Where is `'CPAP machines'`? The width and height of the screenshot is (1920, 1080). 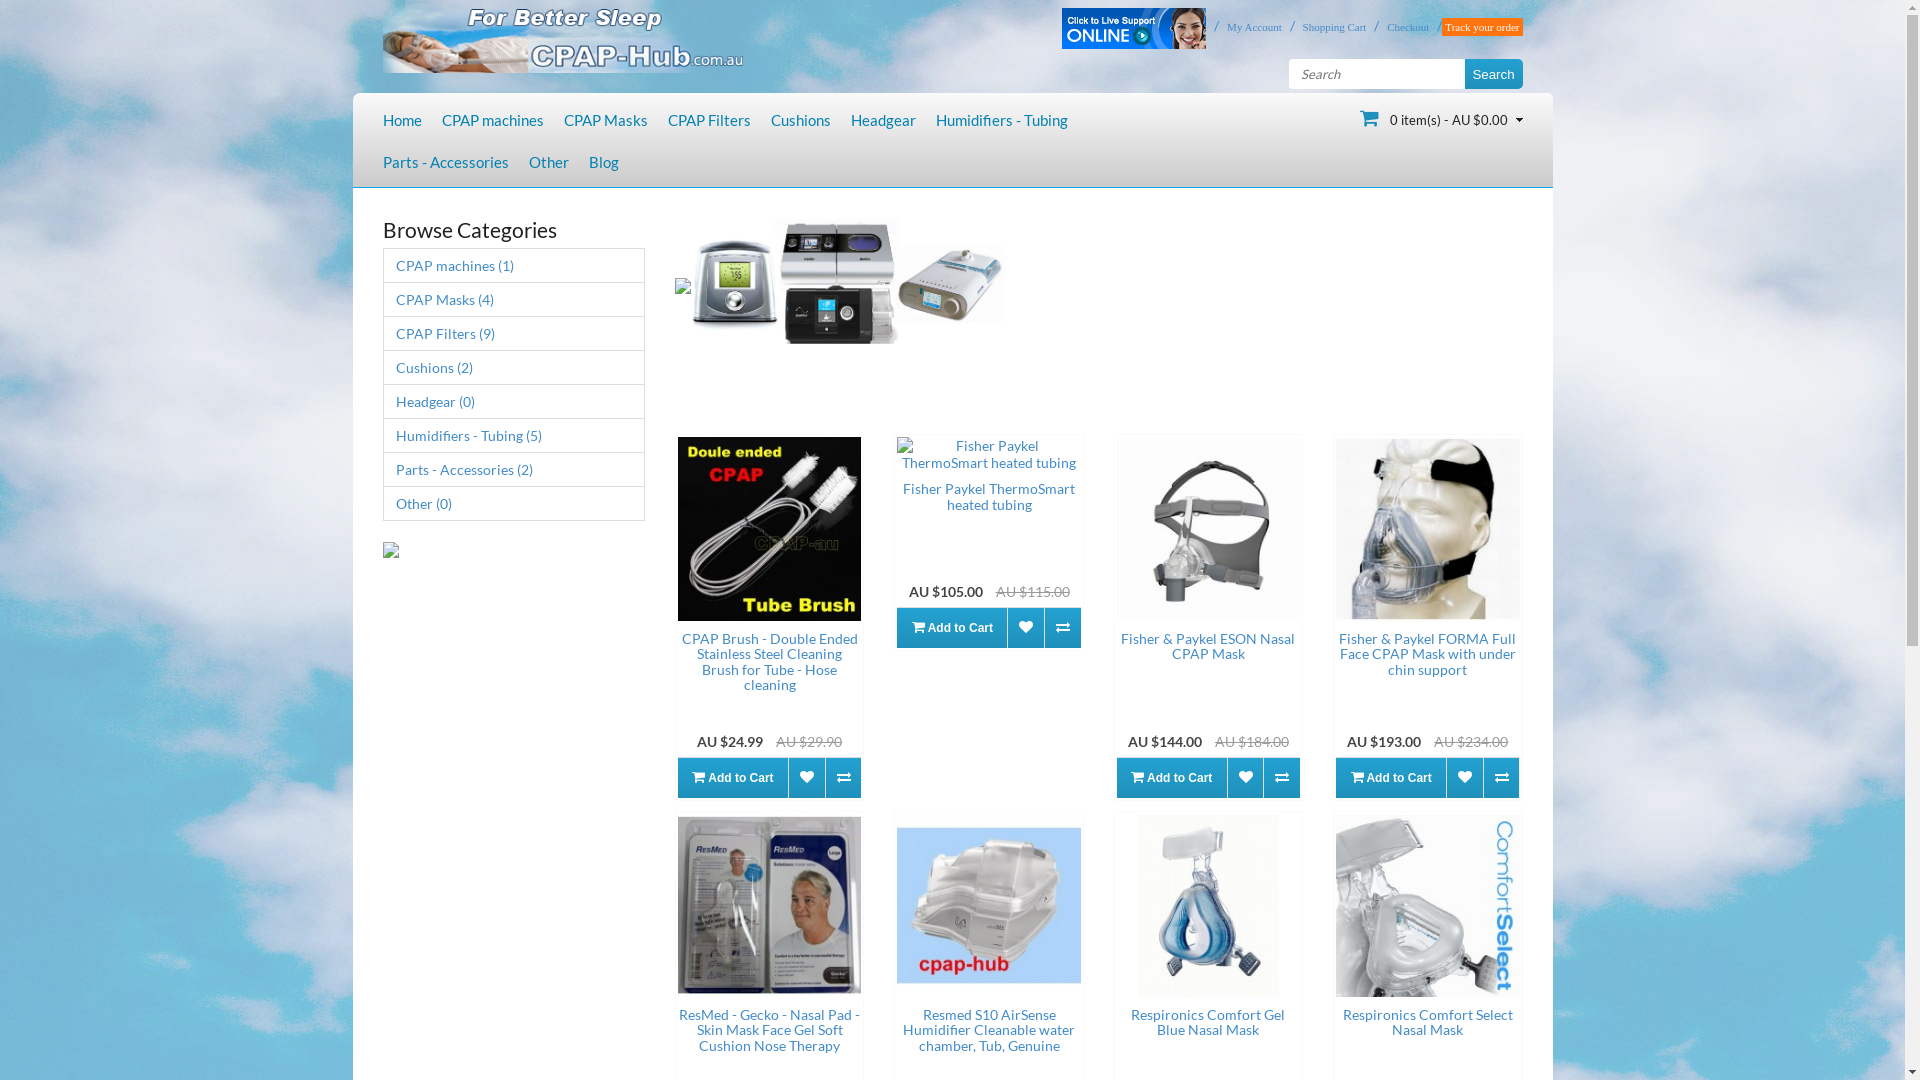 'CPAP machines' is located at coordinates (493, 119).